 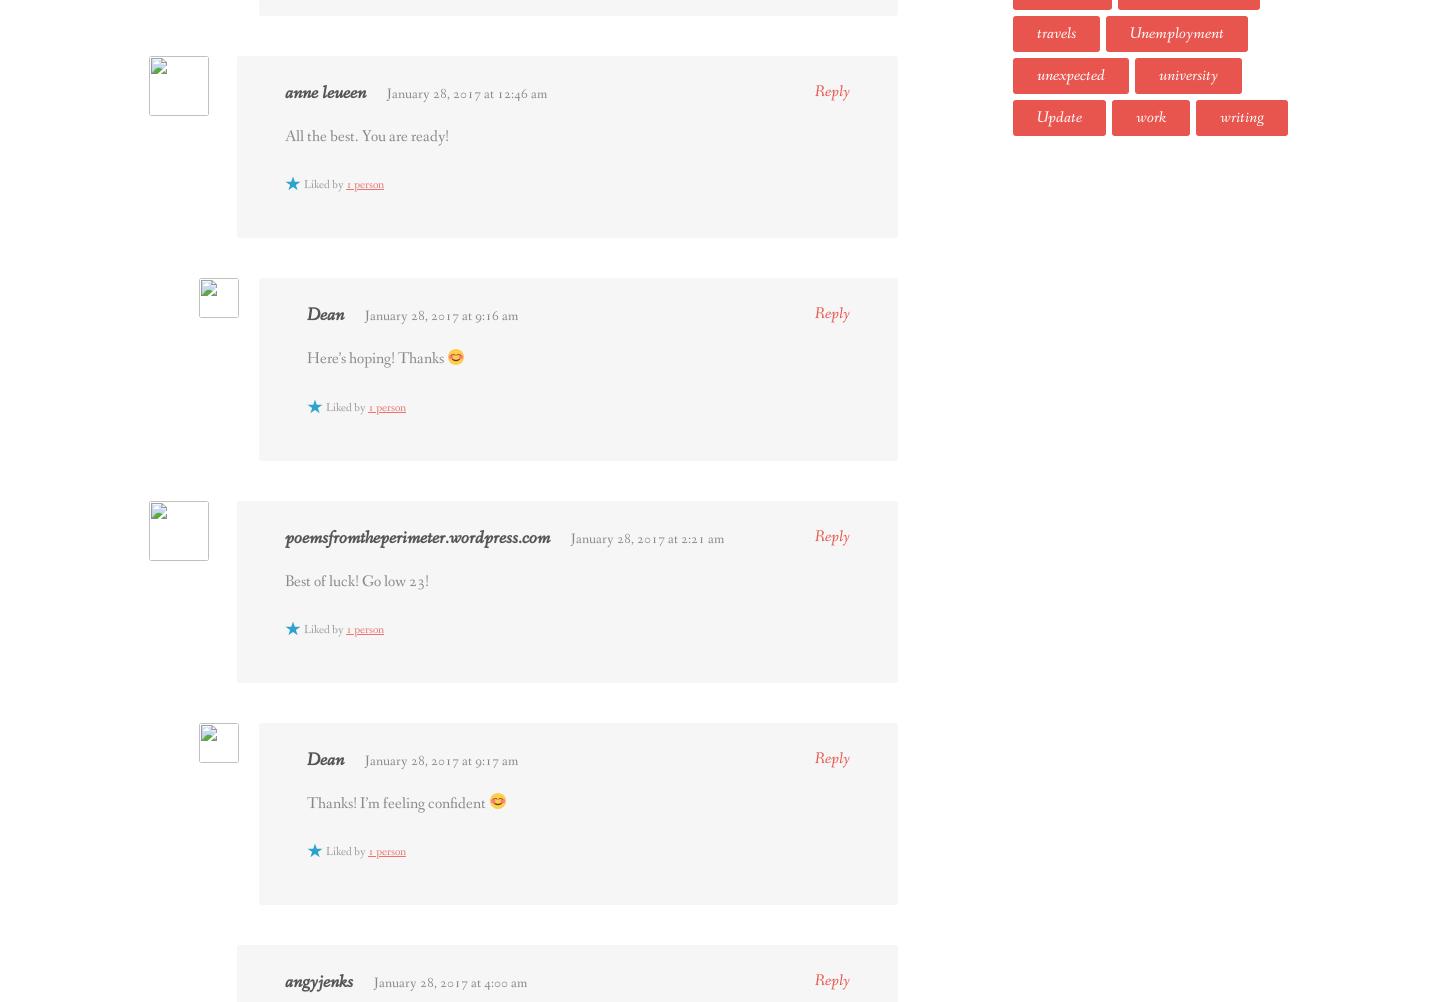 What do you see at coordinates (397, 801) in the screenshot?
I see `'Thanks! I’m feeling confident'` at bounding box center [397, 801].